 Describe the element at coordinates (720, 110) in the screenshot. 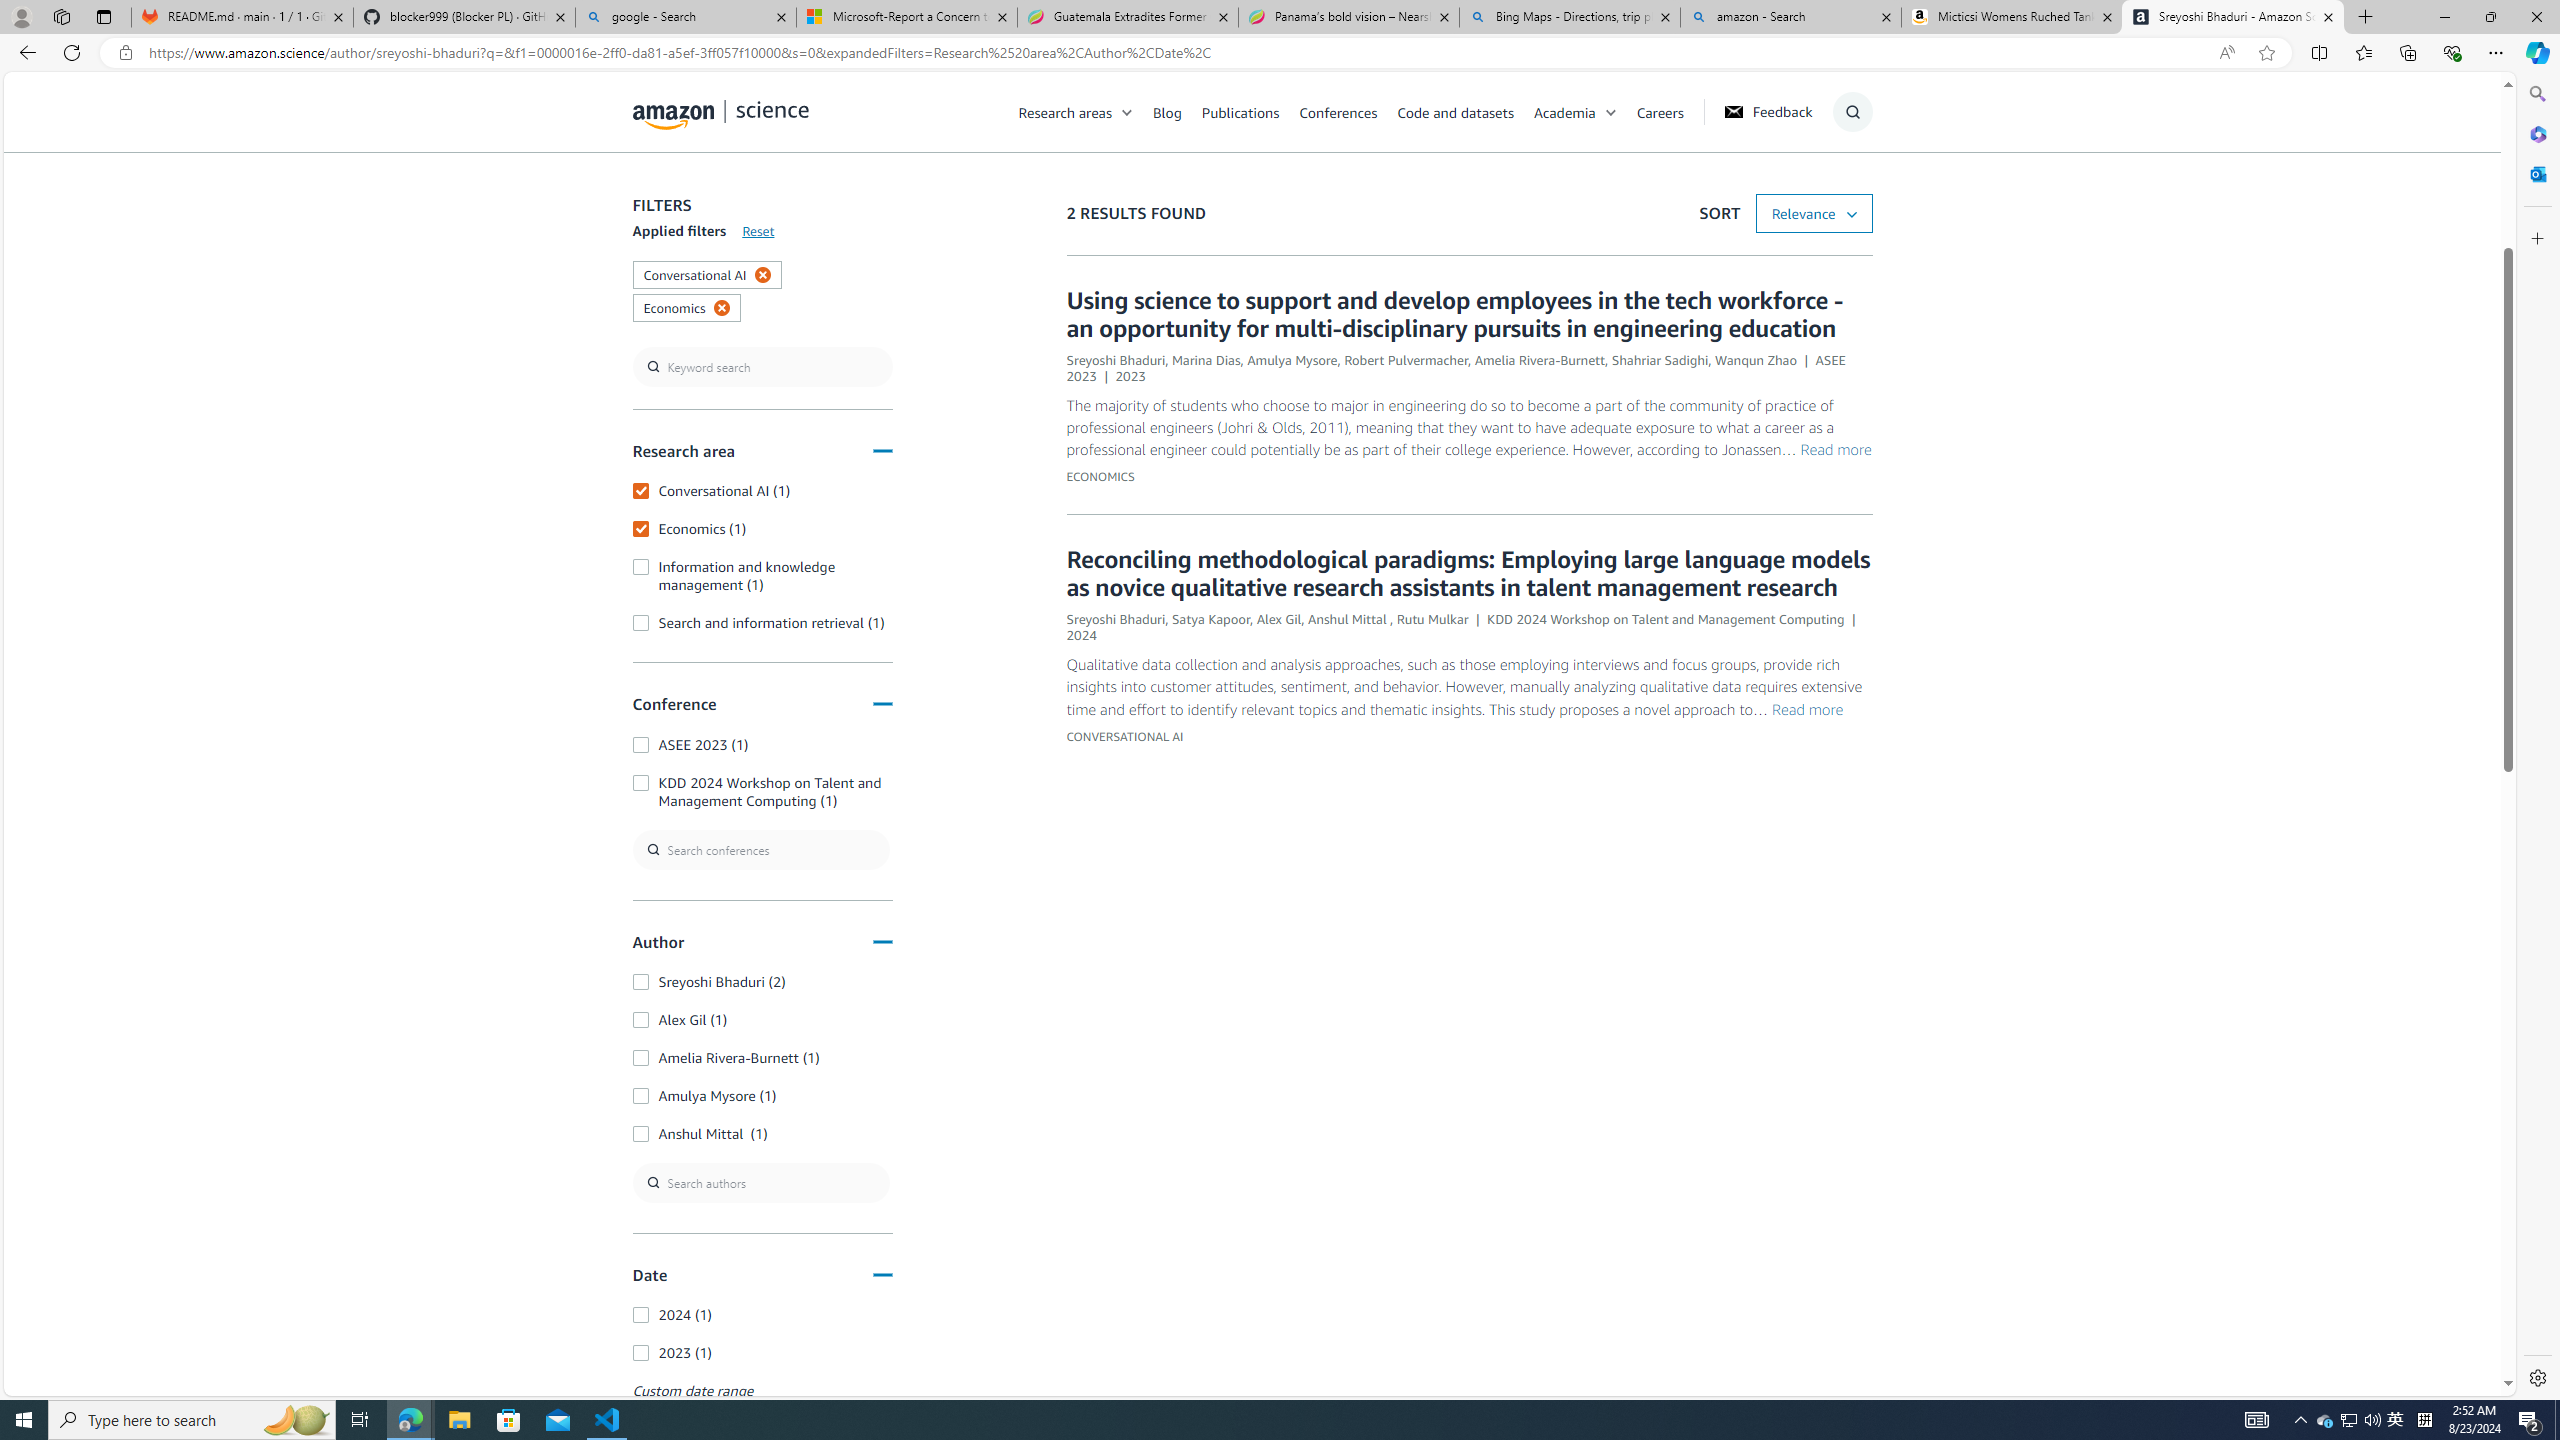

I see `'home page'` at that location.